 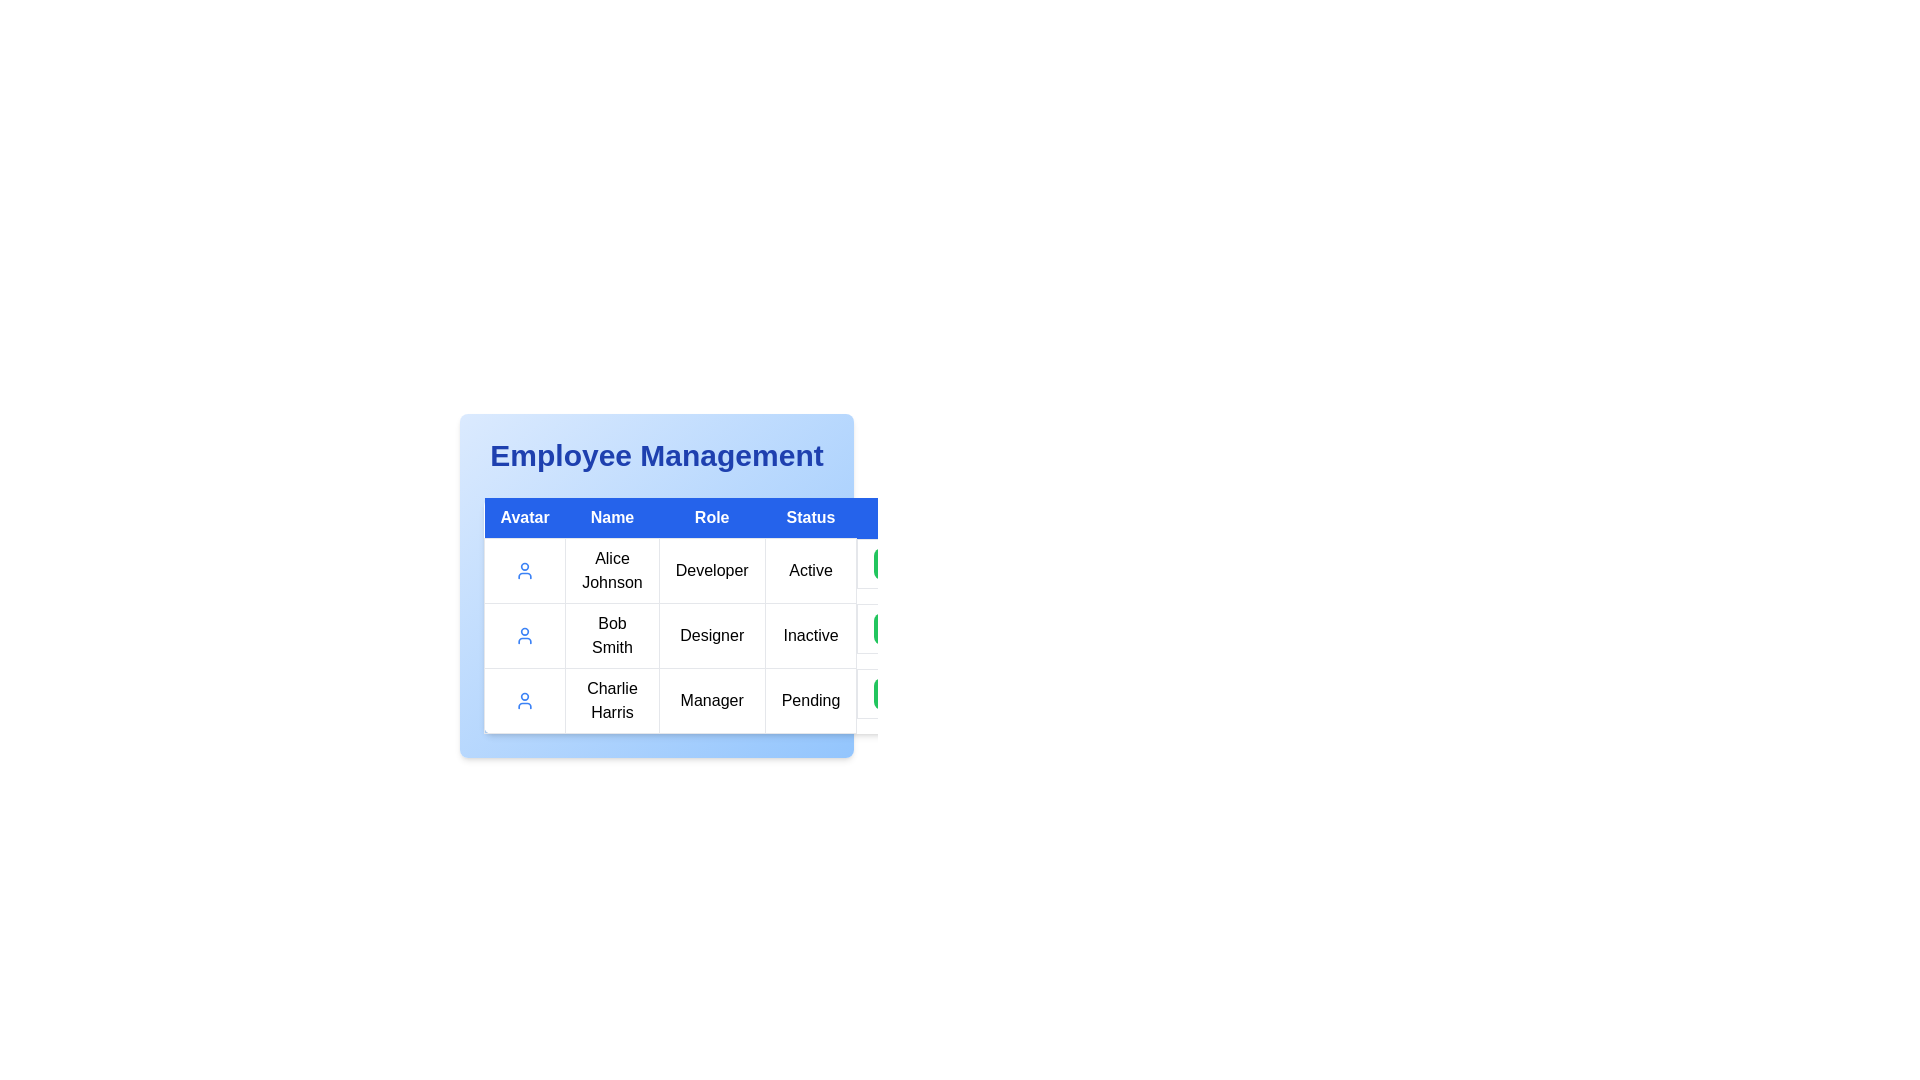 What do you see at coordinates (811, 636) in the screenshot?
I see `status 'Inactive' displayed in the rectangular text box located in the second row, fourth column of the 'Employee Management' table` at bounding box center [811, 636].